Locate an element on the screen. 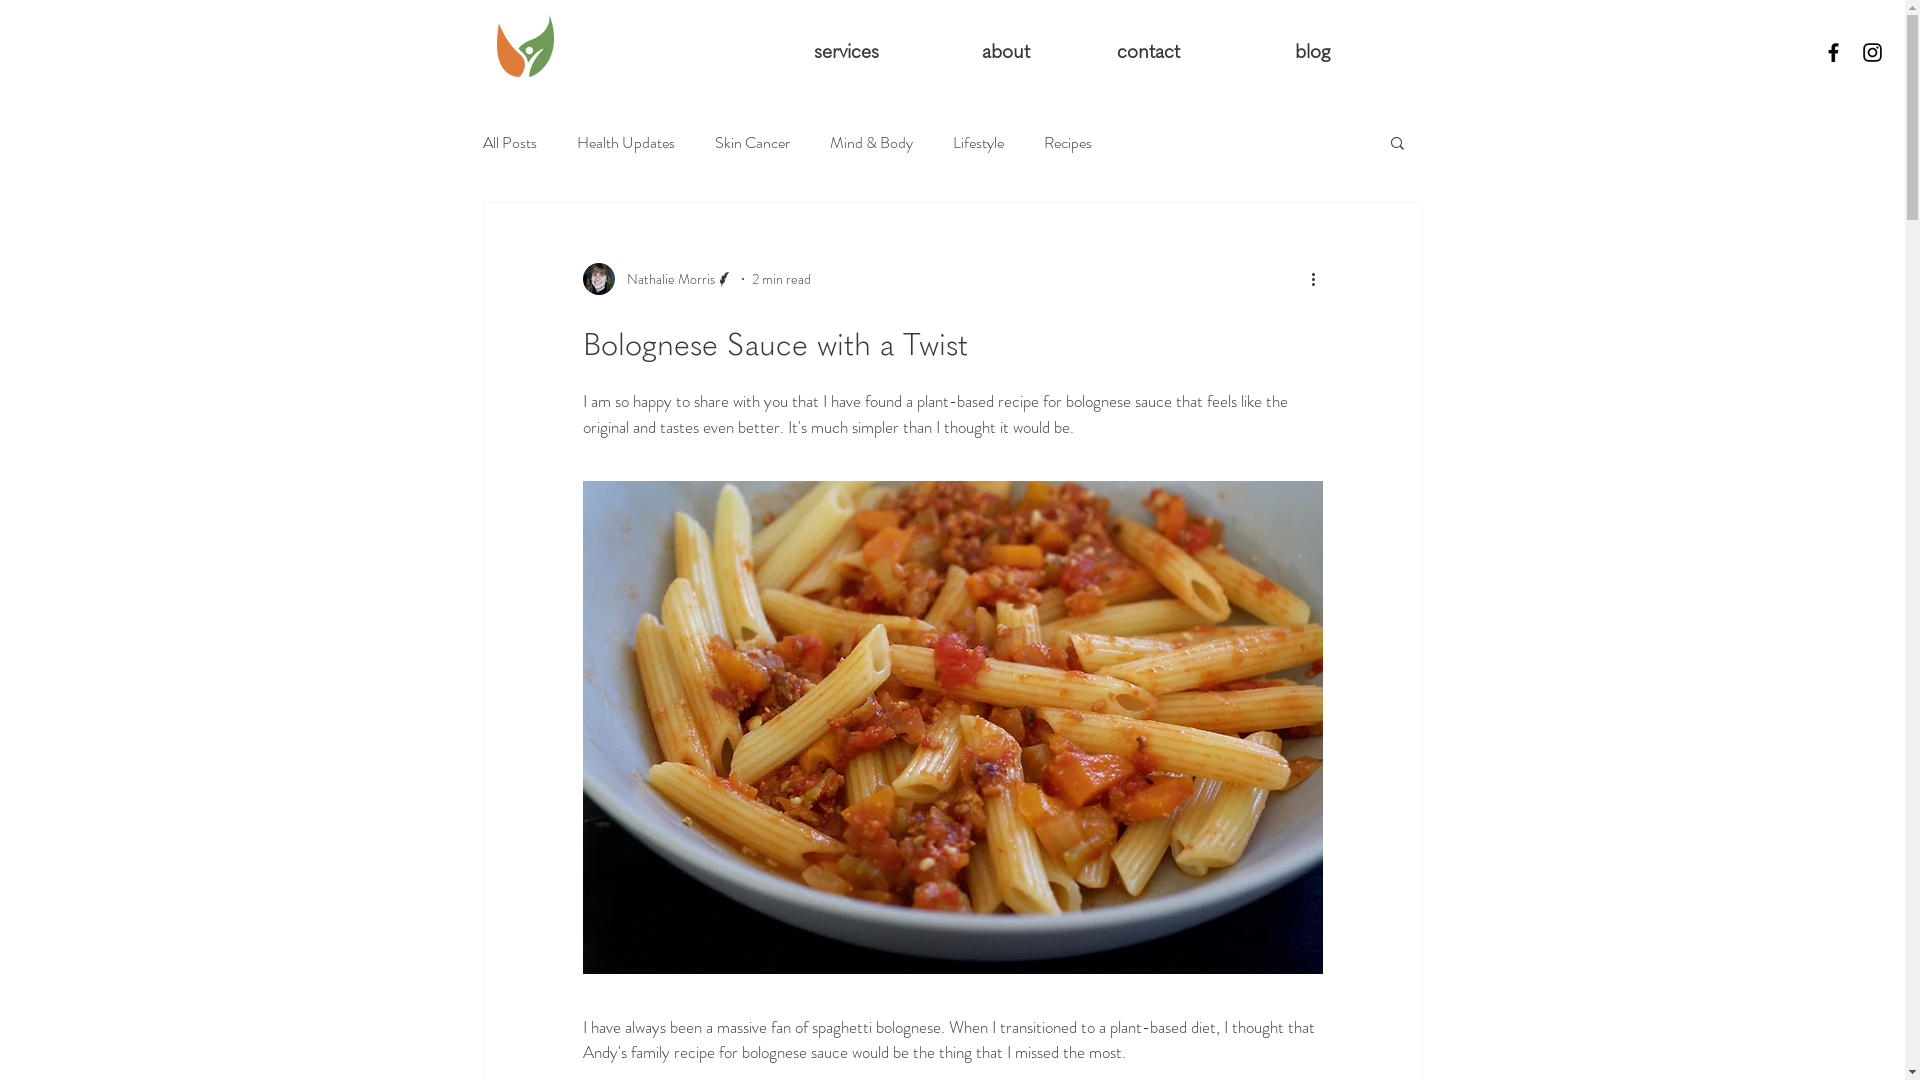 The width and height of the screenshot is (1920, 1080). 'All Posts' is located at coordinates (508, 140).